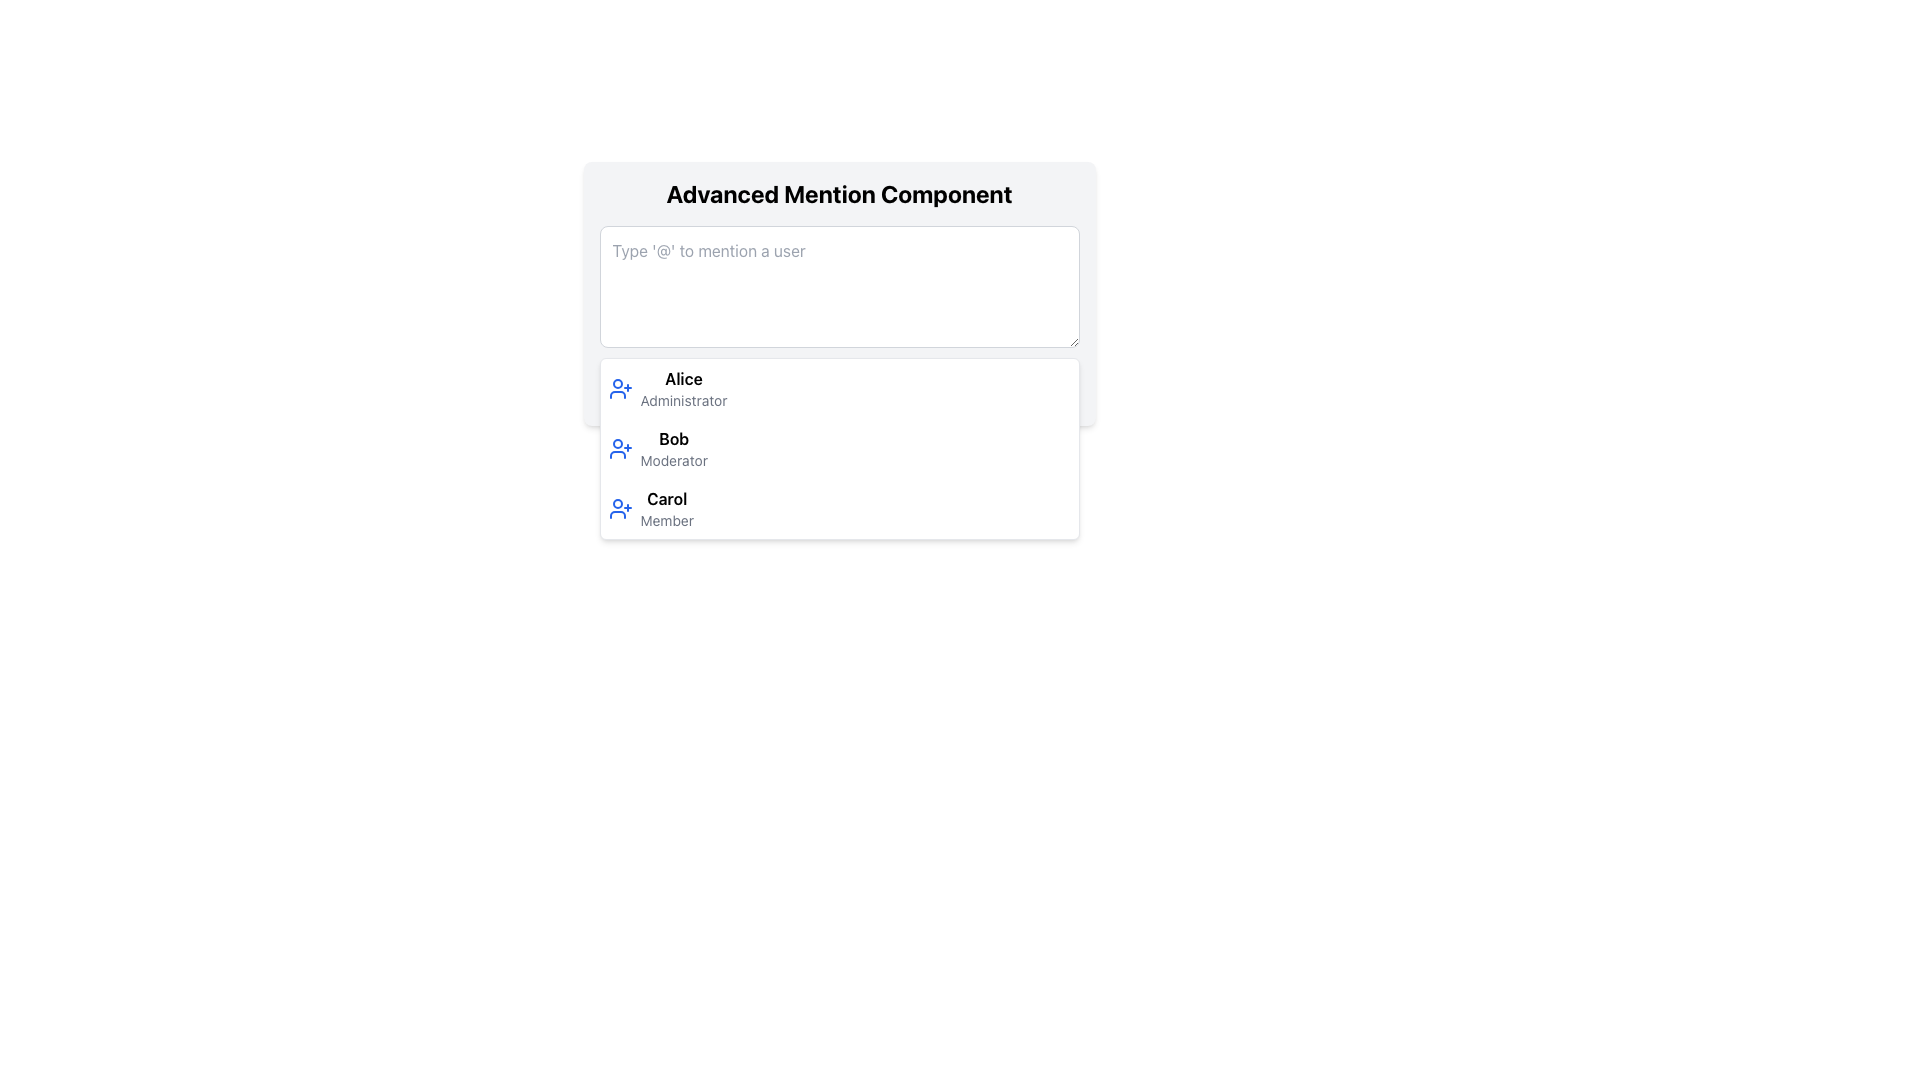 Image resolution: width=1920 pixels, height=1080 pixels. Describe the element at coordinates (839, 389) in the screenshot. I see `the first item in the dropdown list that mentions the user 'Alice' with the role 'Administrator'` at that location.